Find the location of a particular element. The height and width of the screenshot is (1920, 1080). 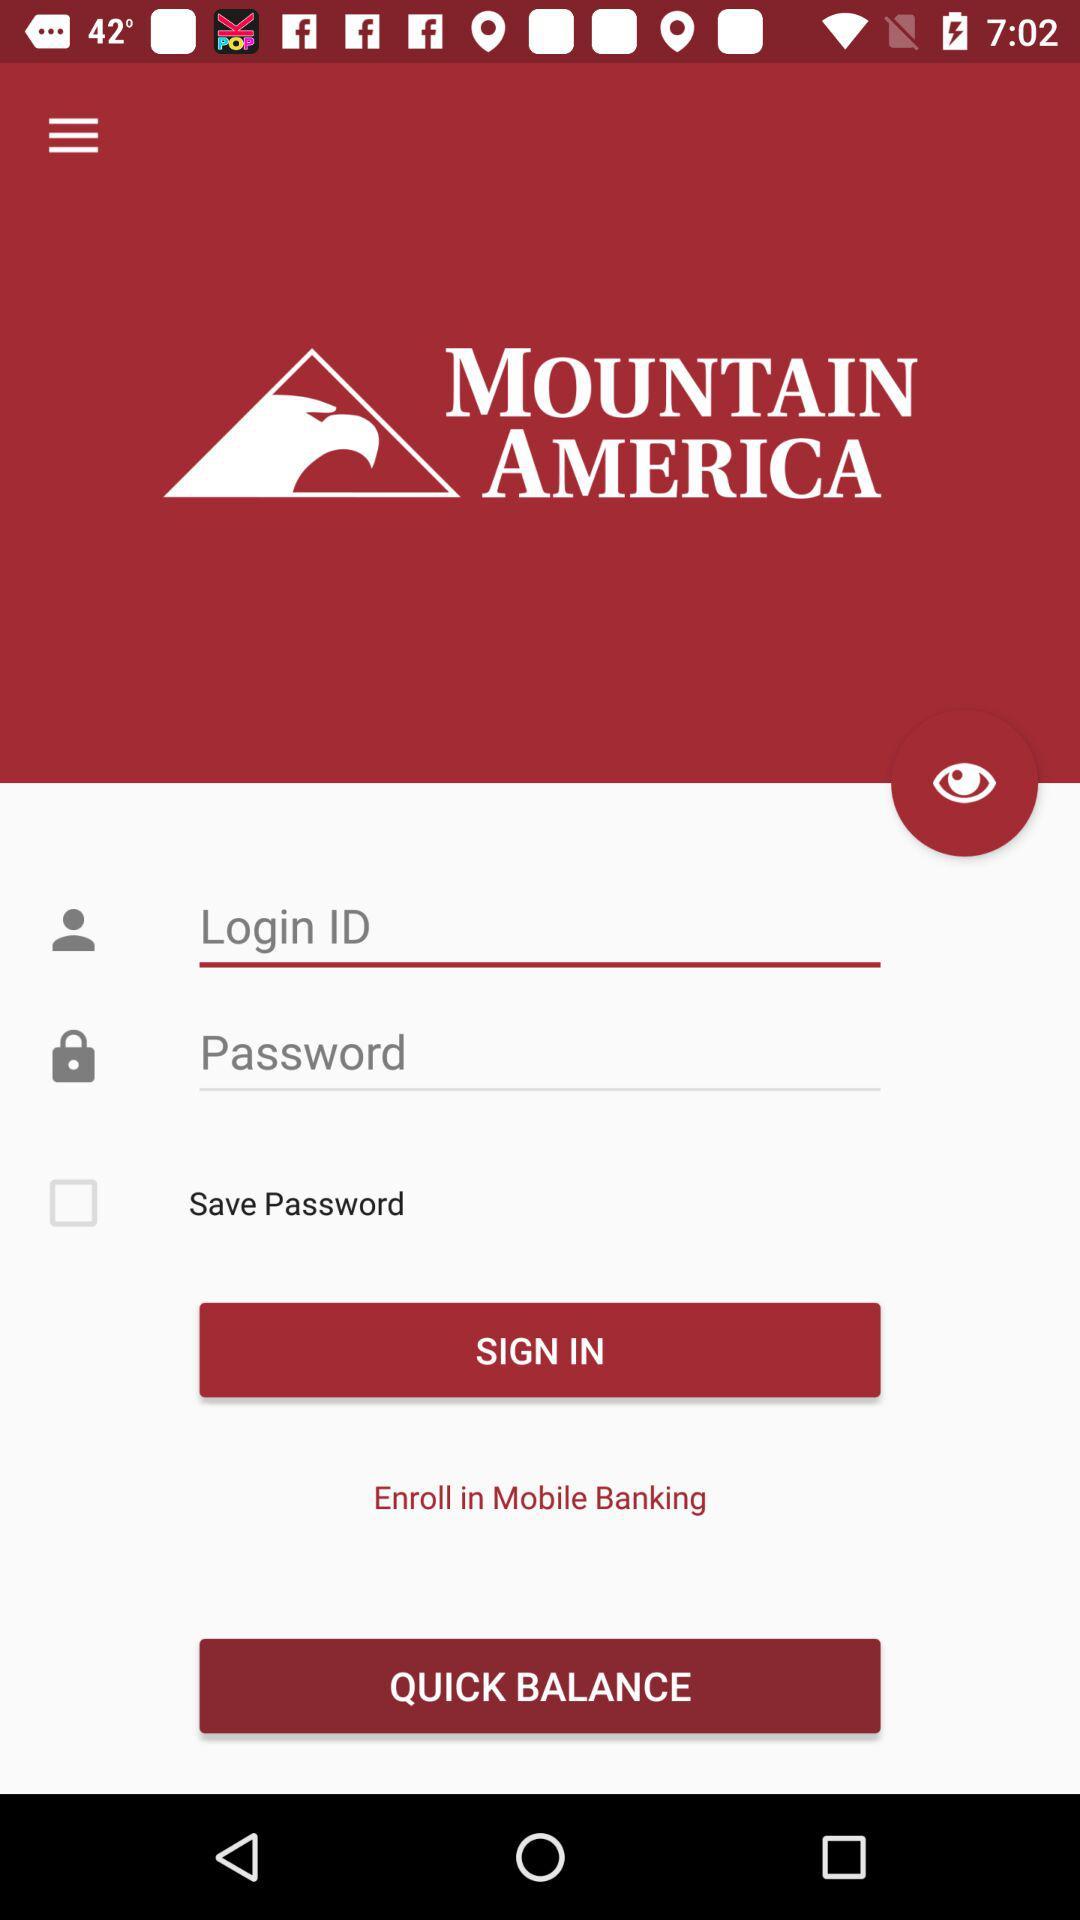

the icon at the top left corner is located at coordinates (72, 135).